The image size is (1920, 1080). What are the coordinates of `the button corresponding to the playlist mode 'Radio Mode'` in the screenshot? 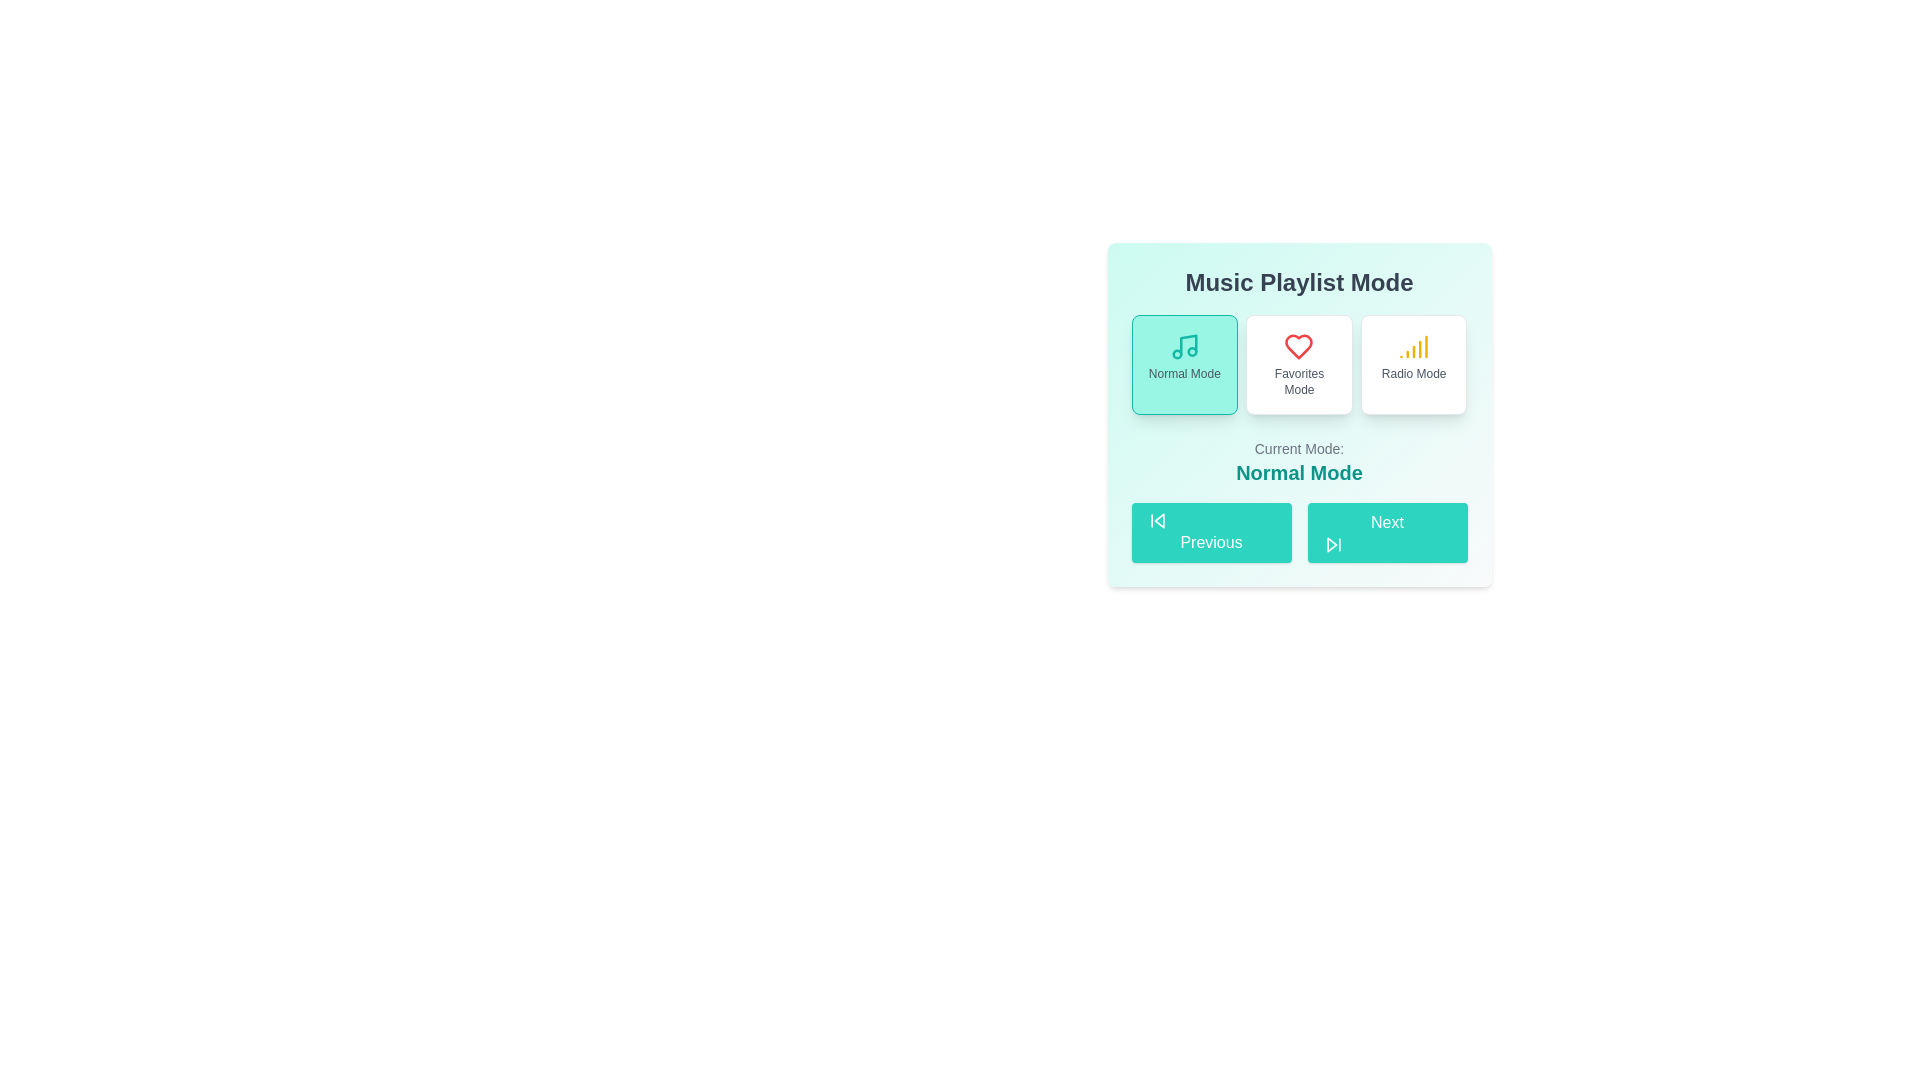 It's located at (1413, 365).